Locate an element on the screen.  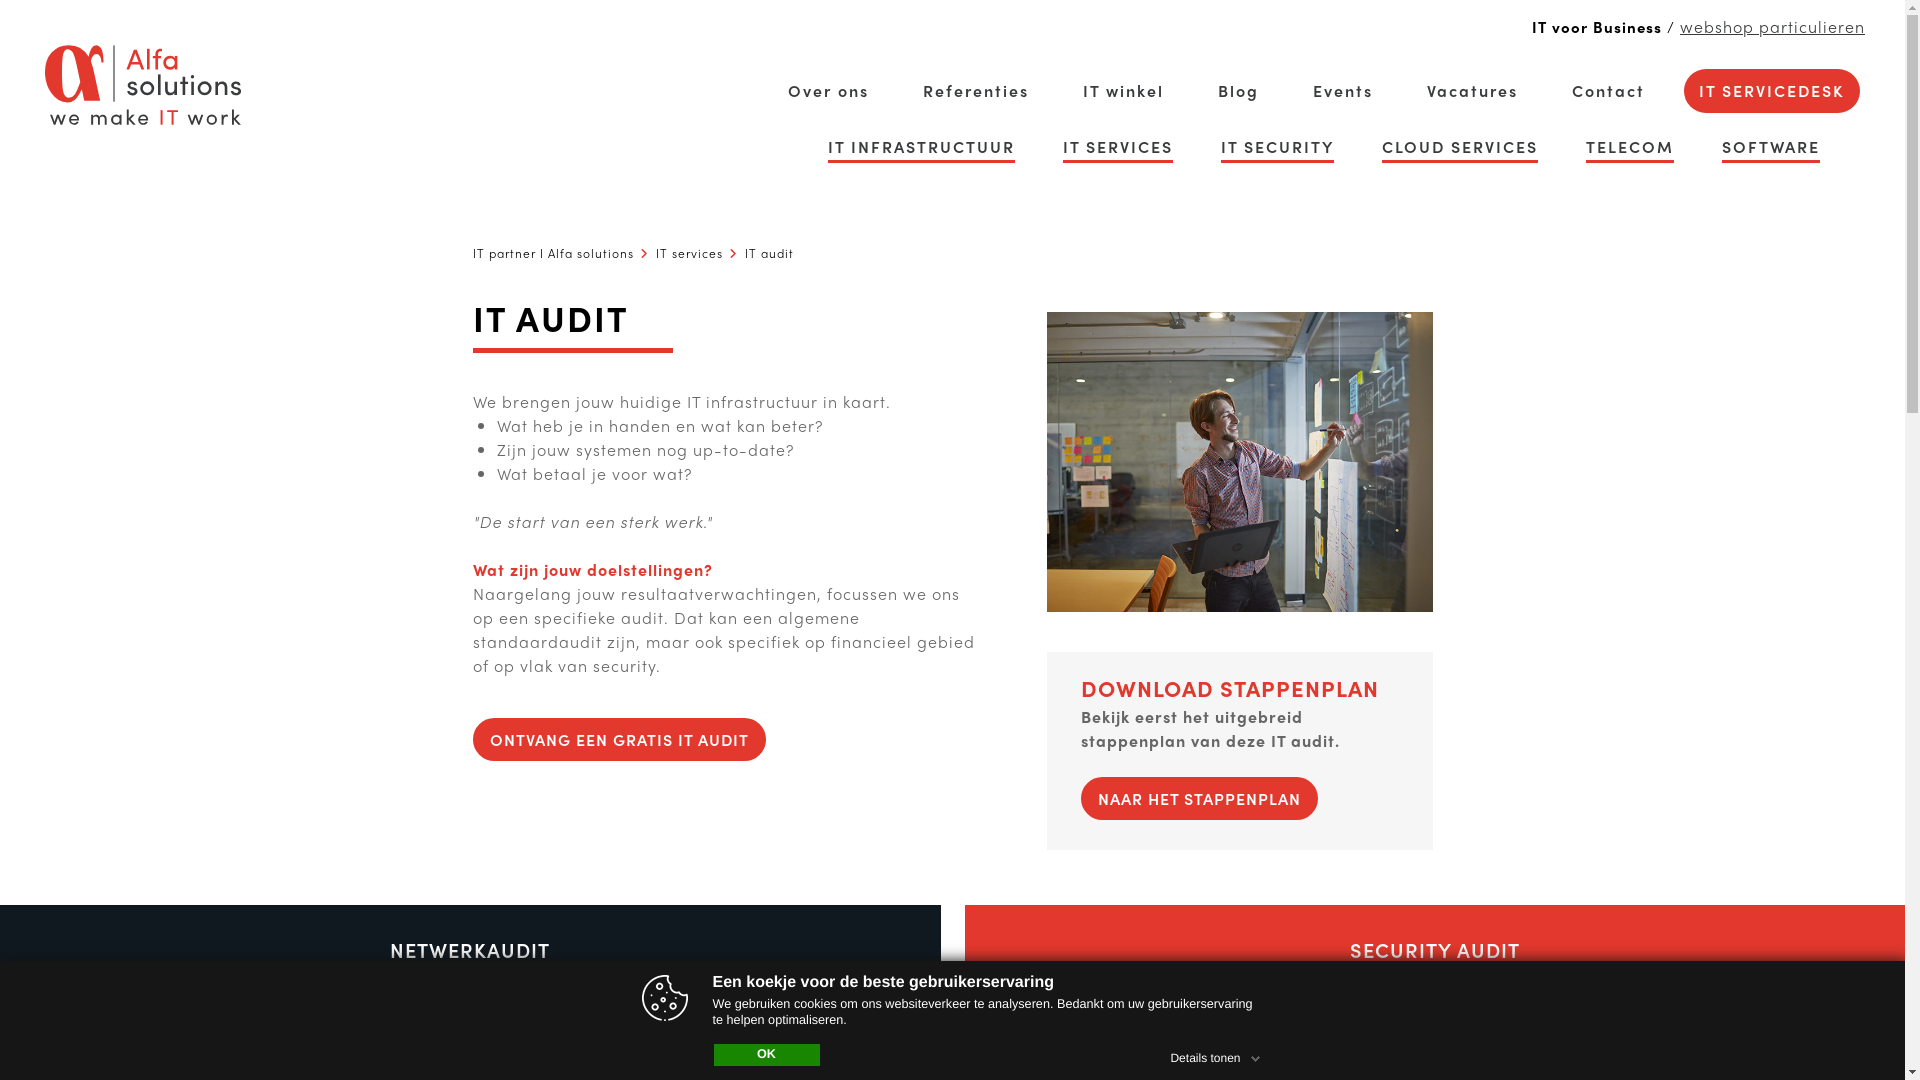
'IT AUDIT' is located at coordinates (1237, 462).